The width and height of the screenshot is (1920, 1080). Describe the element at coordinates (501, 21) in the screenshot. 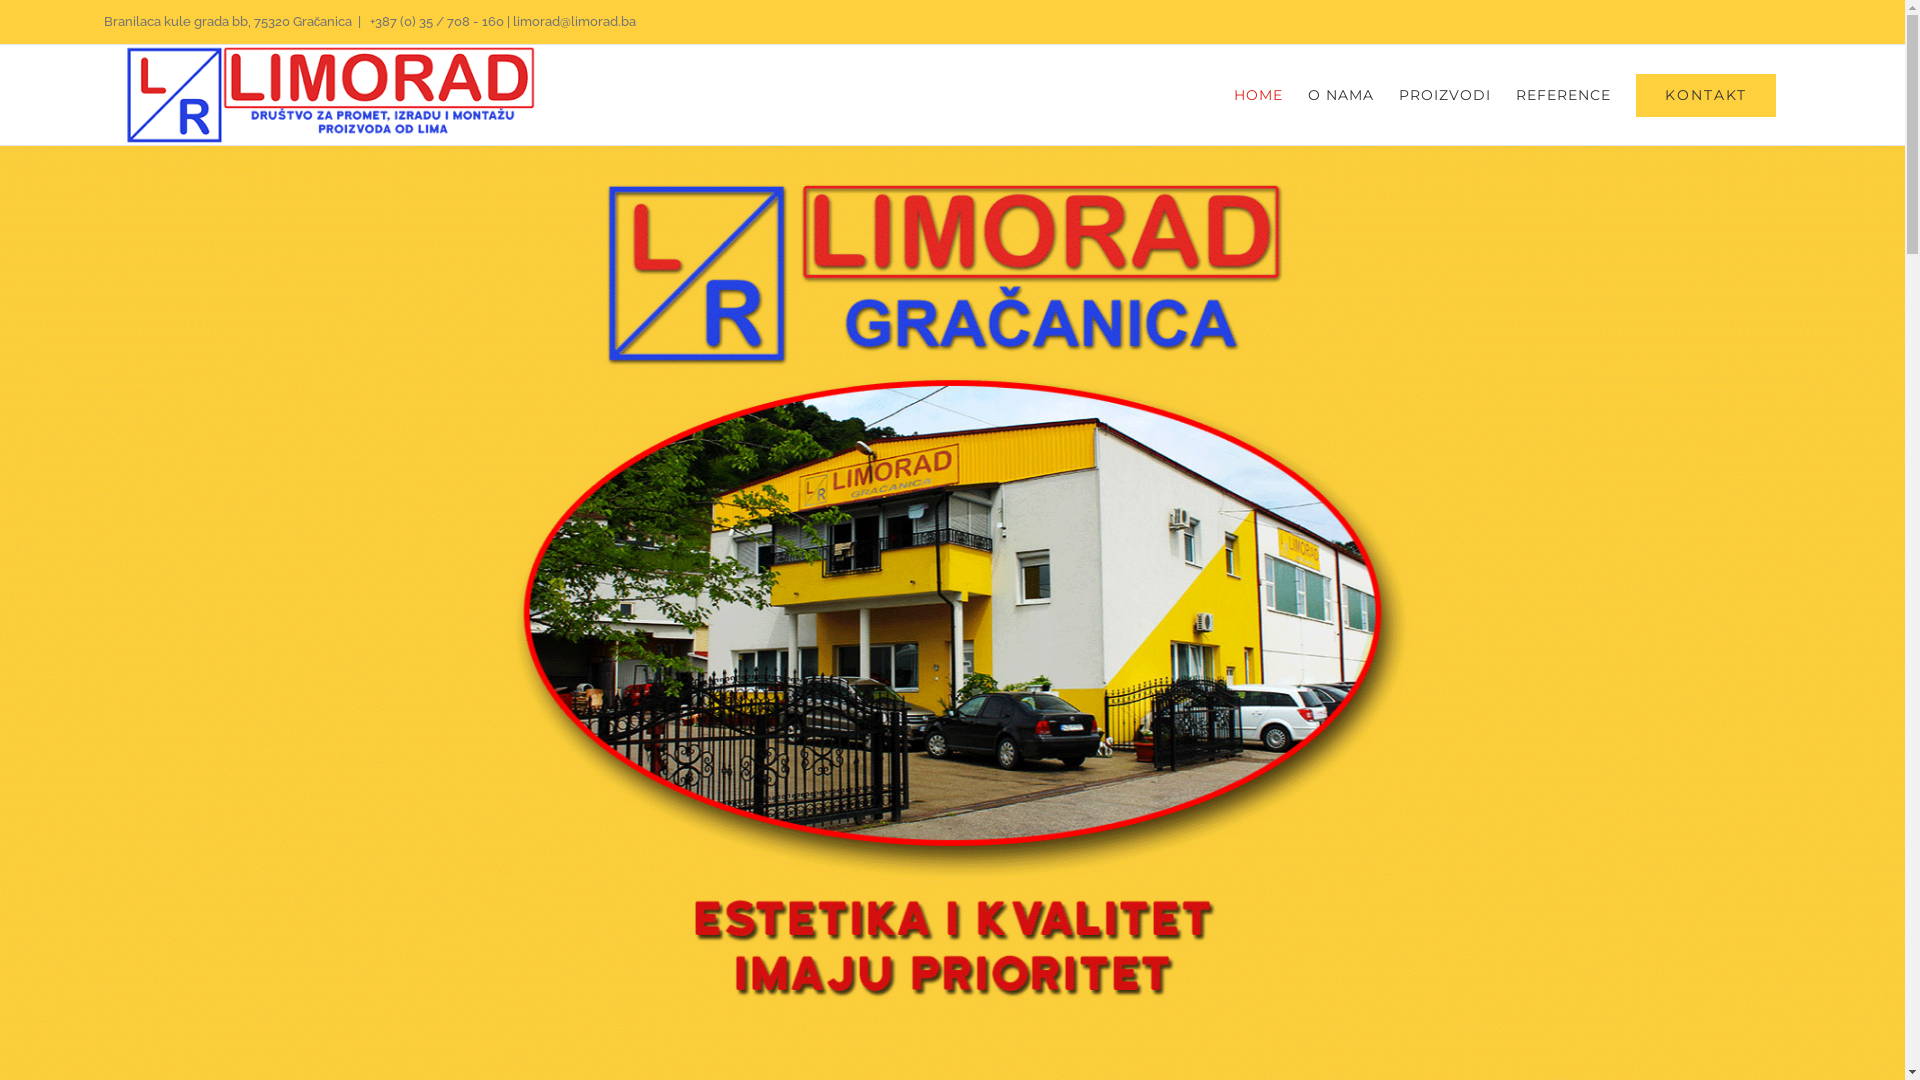

I see `'+387 (0) 35 / 708 - 160 | limorad@limorad.ba'` at that location.